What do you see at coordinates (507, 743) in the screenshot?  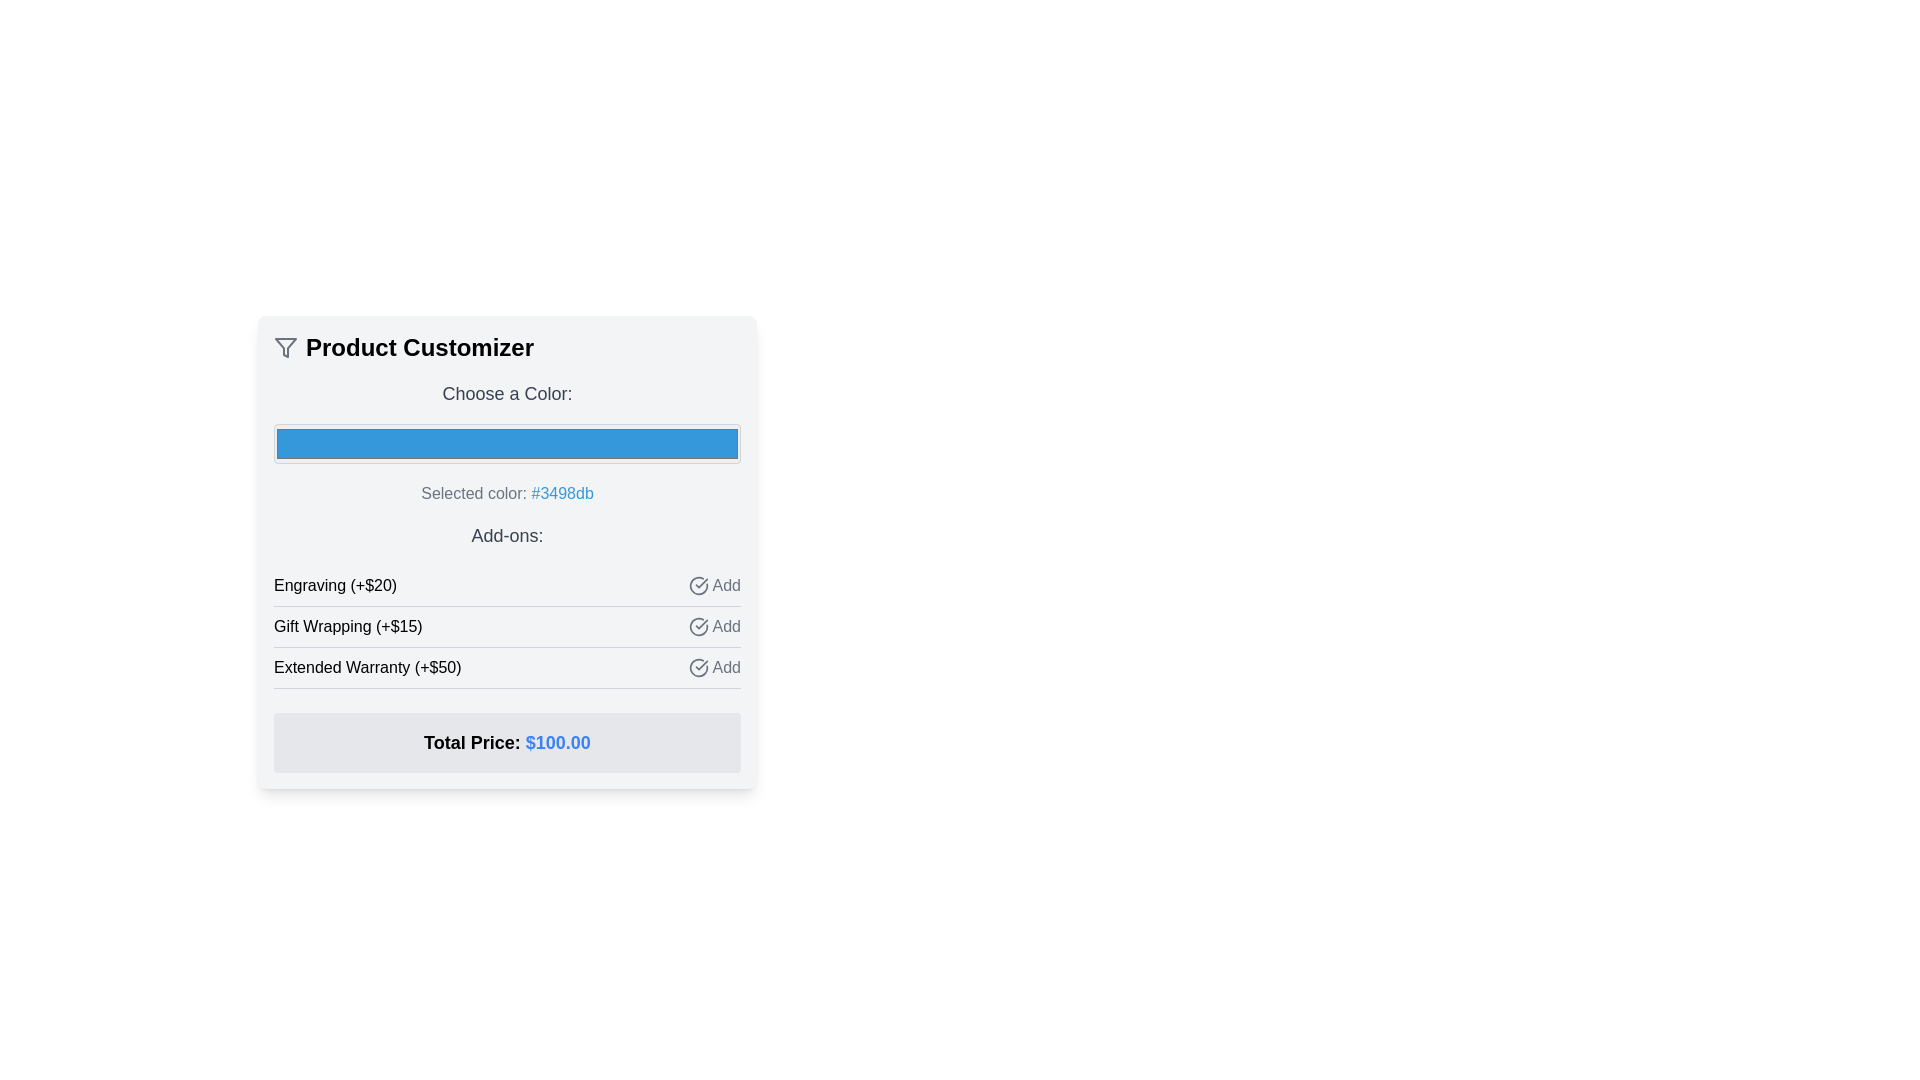 I see `the total price Text Label located at the bottom center of the 'Product Customizer' box, which displays the calculated total price based on selected options` at bounding box center [507, 743].